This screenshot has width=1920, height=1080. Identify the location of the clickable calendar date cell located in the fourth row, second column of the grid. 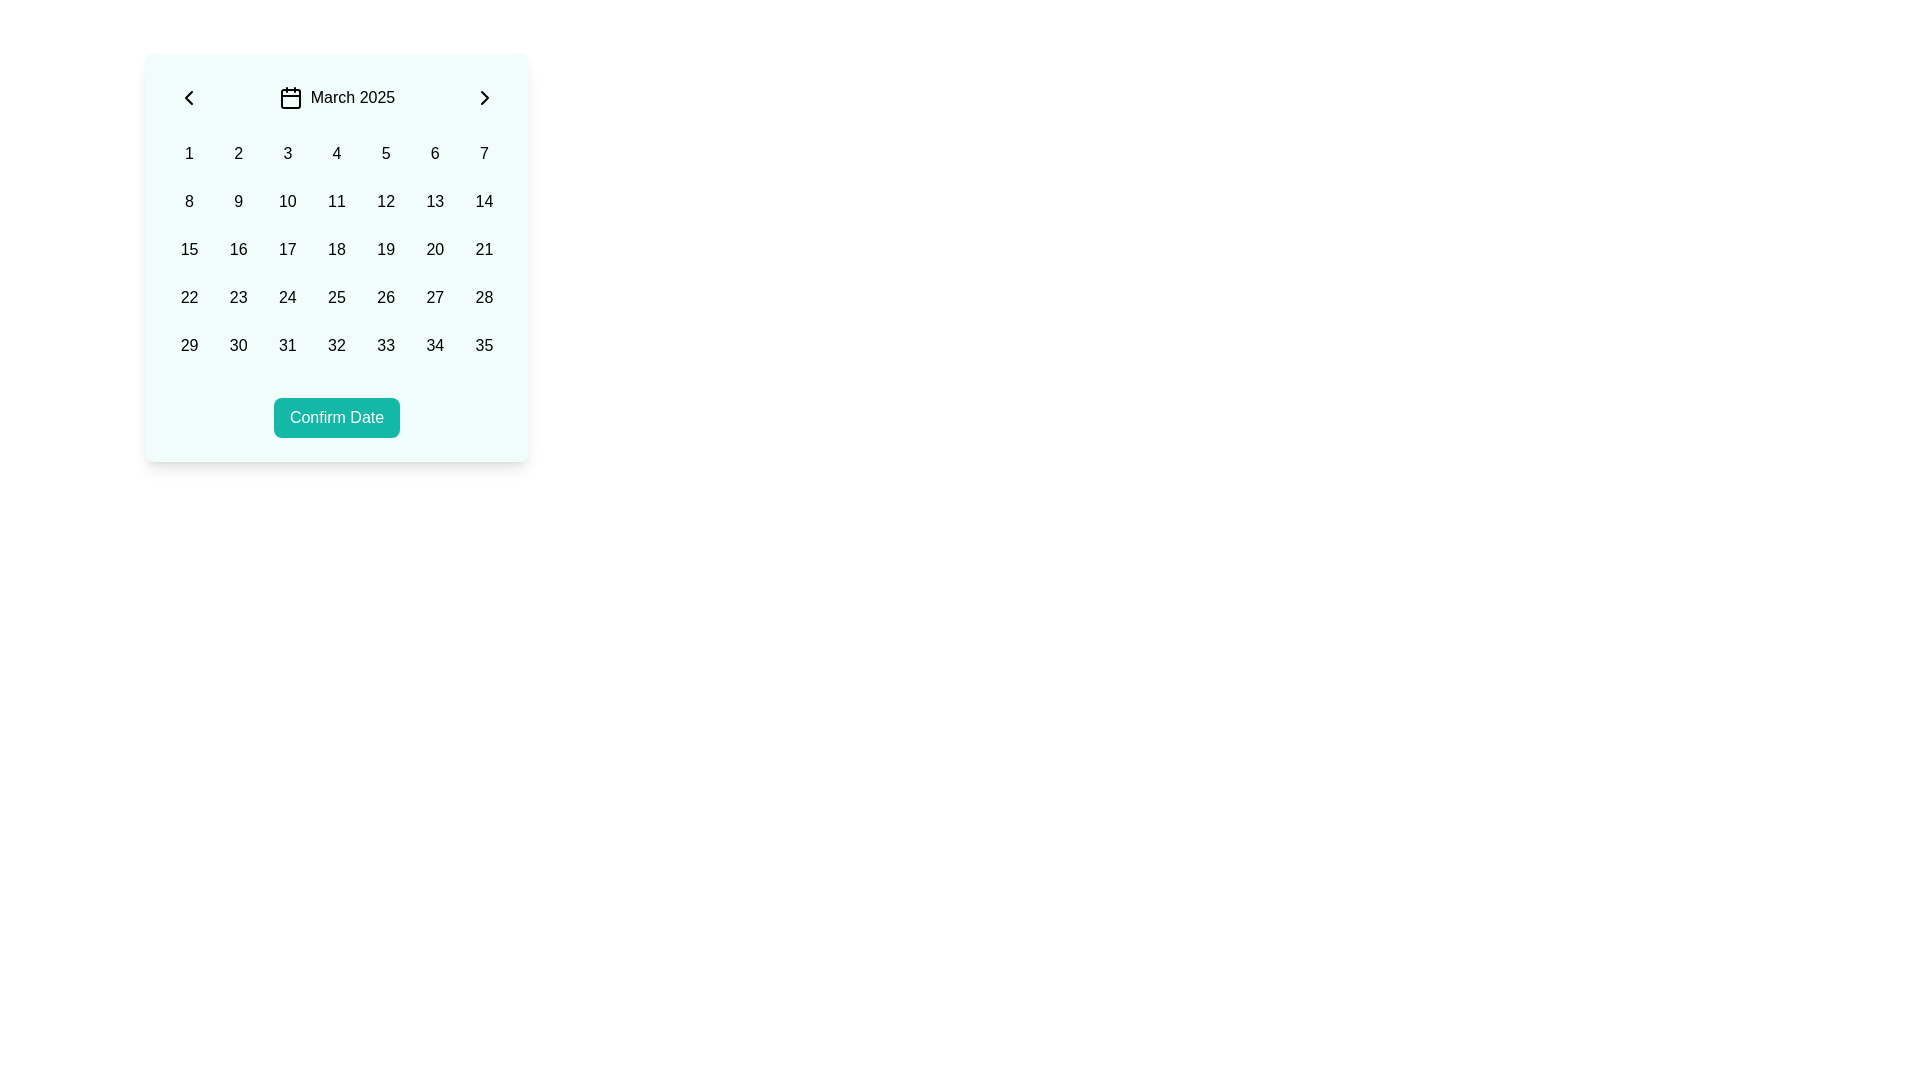
(238, 297).